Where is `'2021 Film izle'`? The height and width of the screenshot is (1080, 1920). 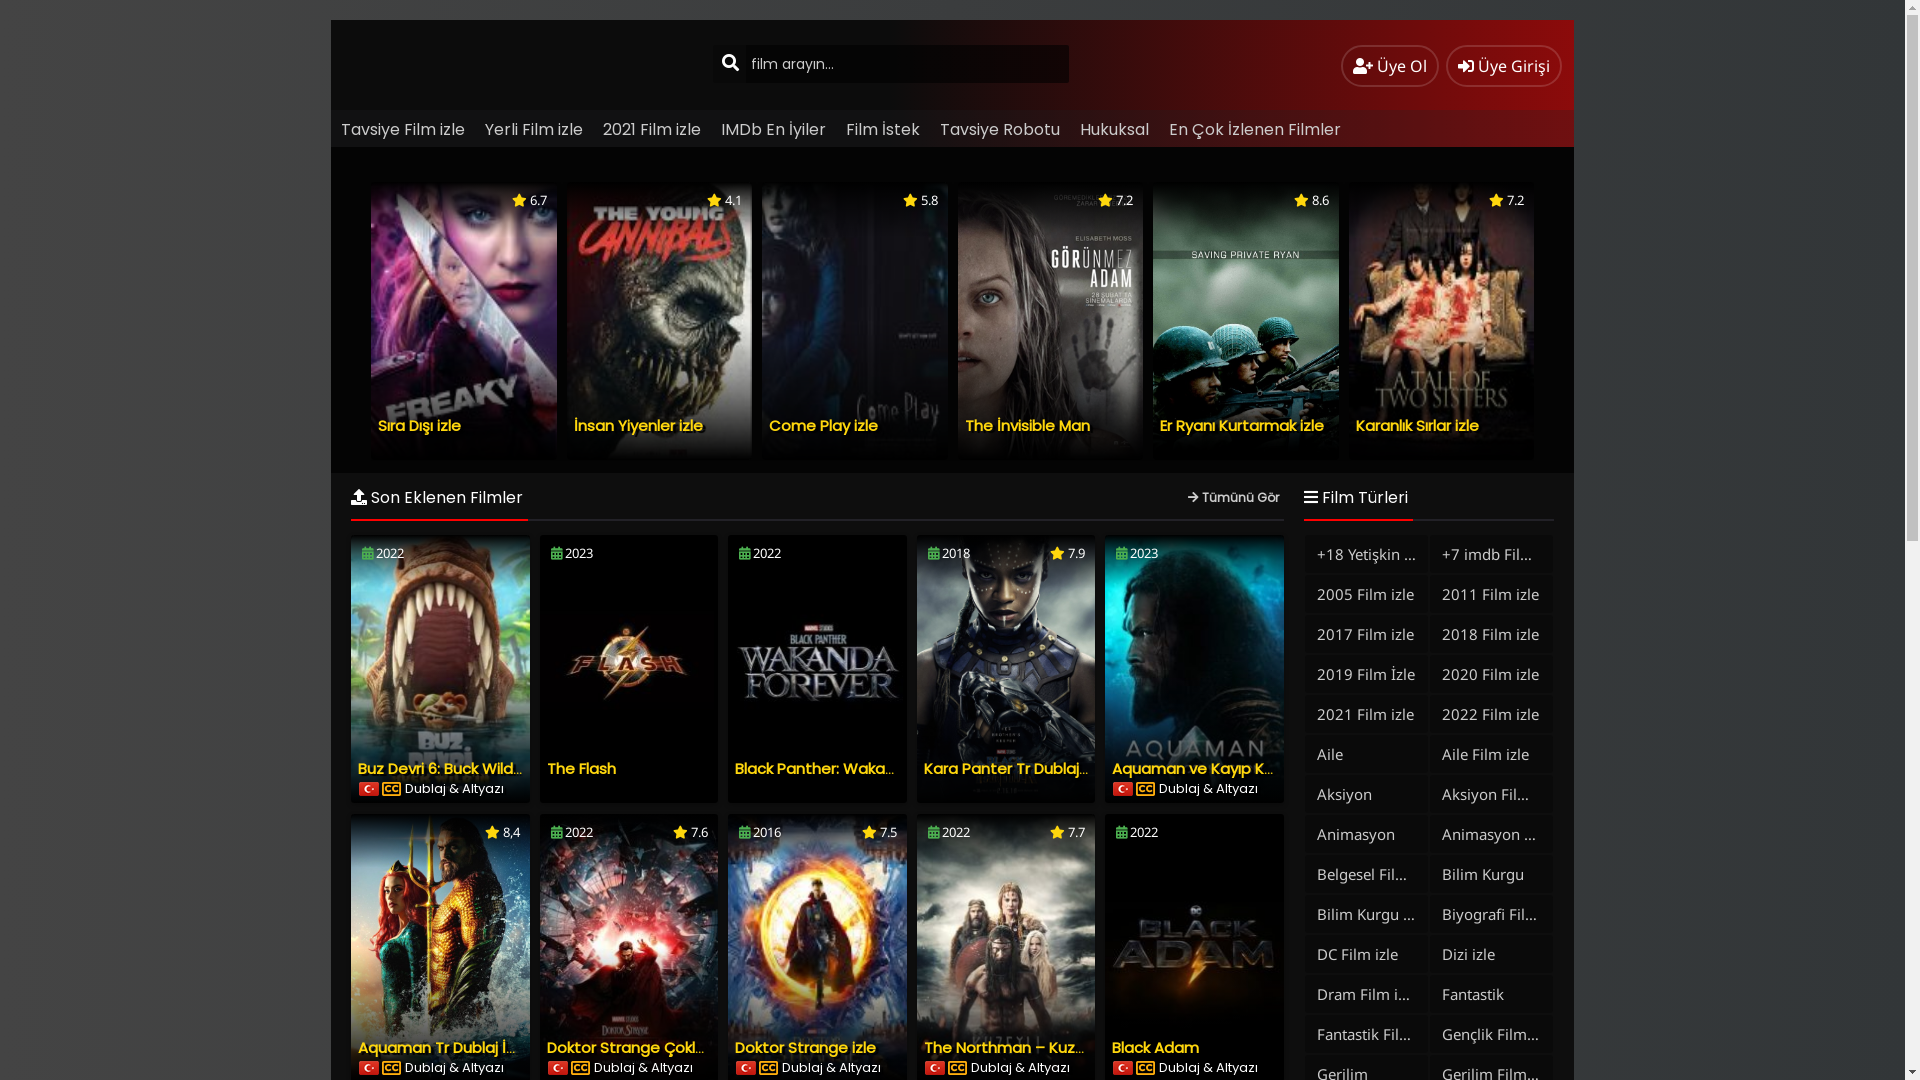
'2021 Film izle' is located at coordinates (652, 129).